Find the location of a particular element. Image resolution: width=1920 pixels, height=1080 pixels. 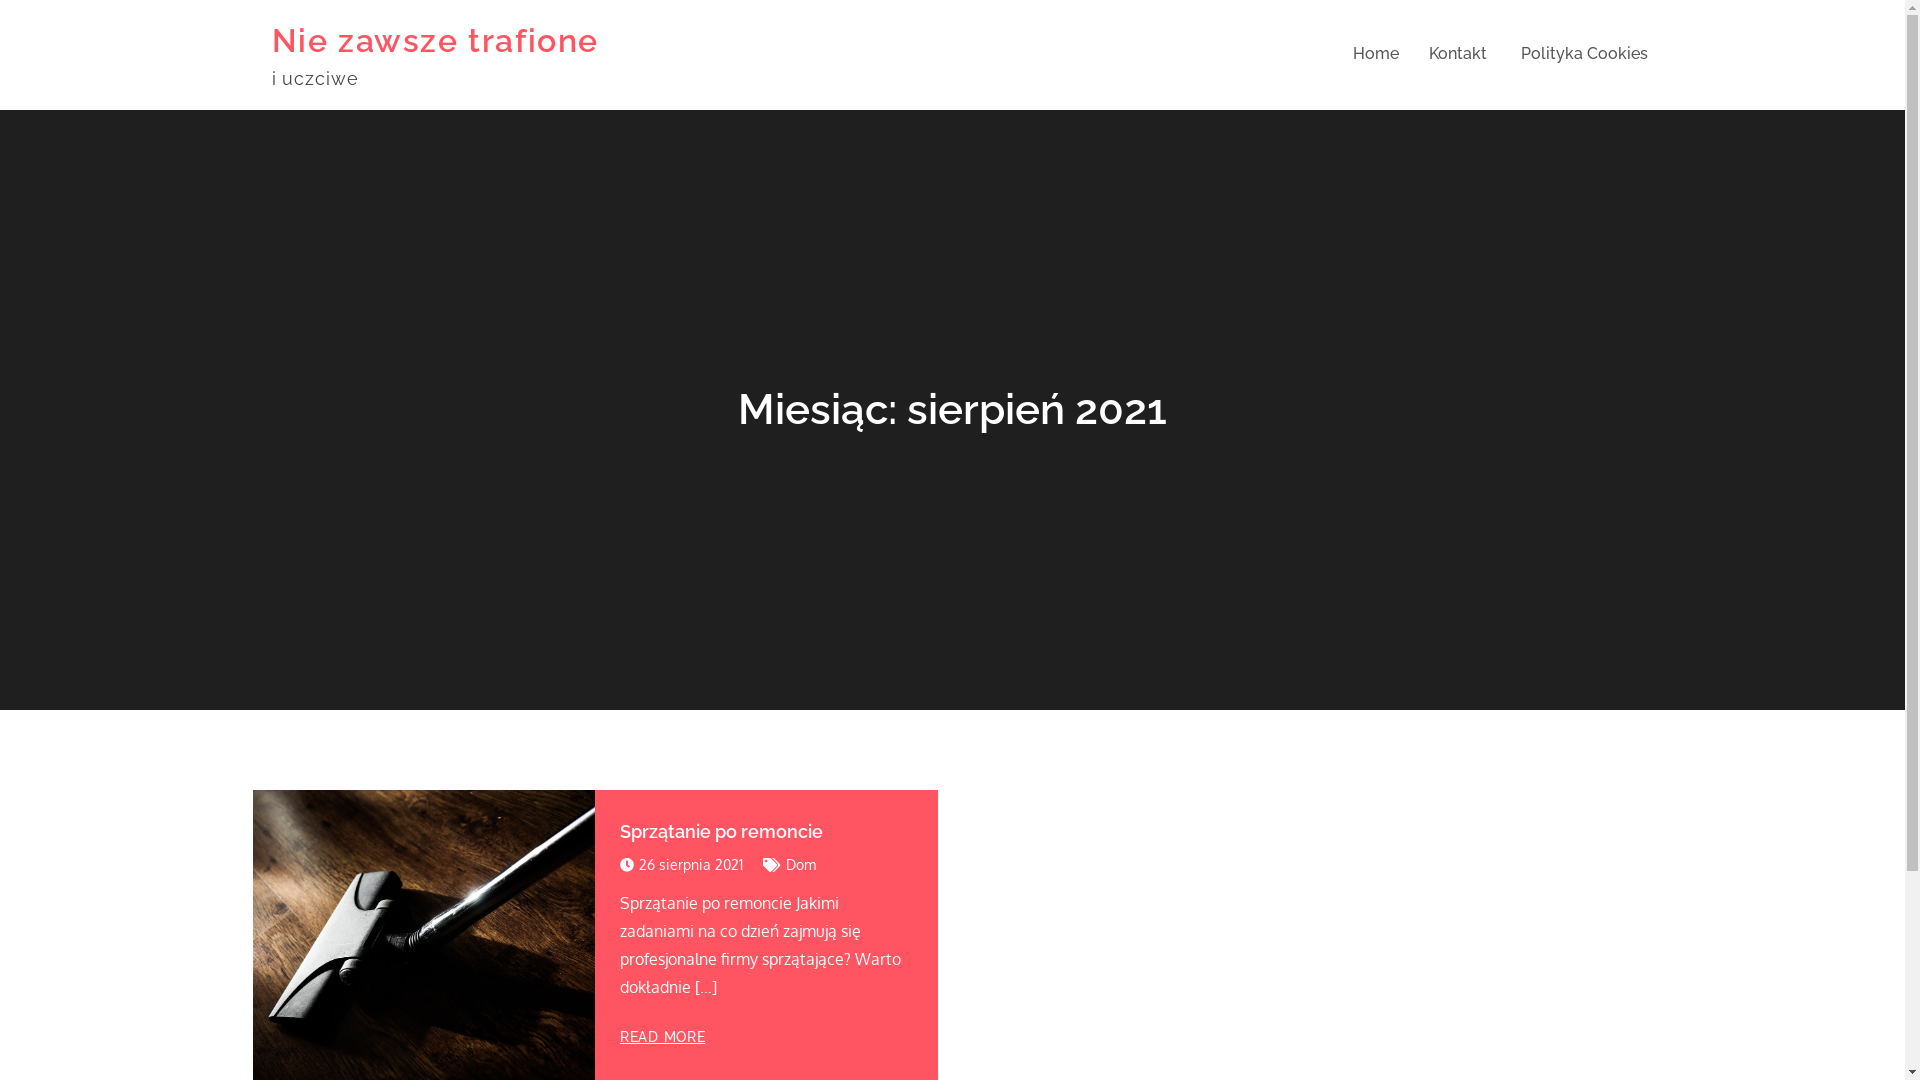

'26 sierpnia 2021' is located at coordinates (618, 863).